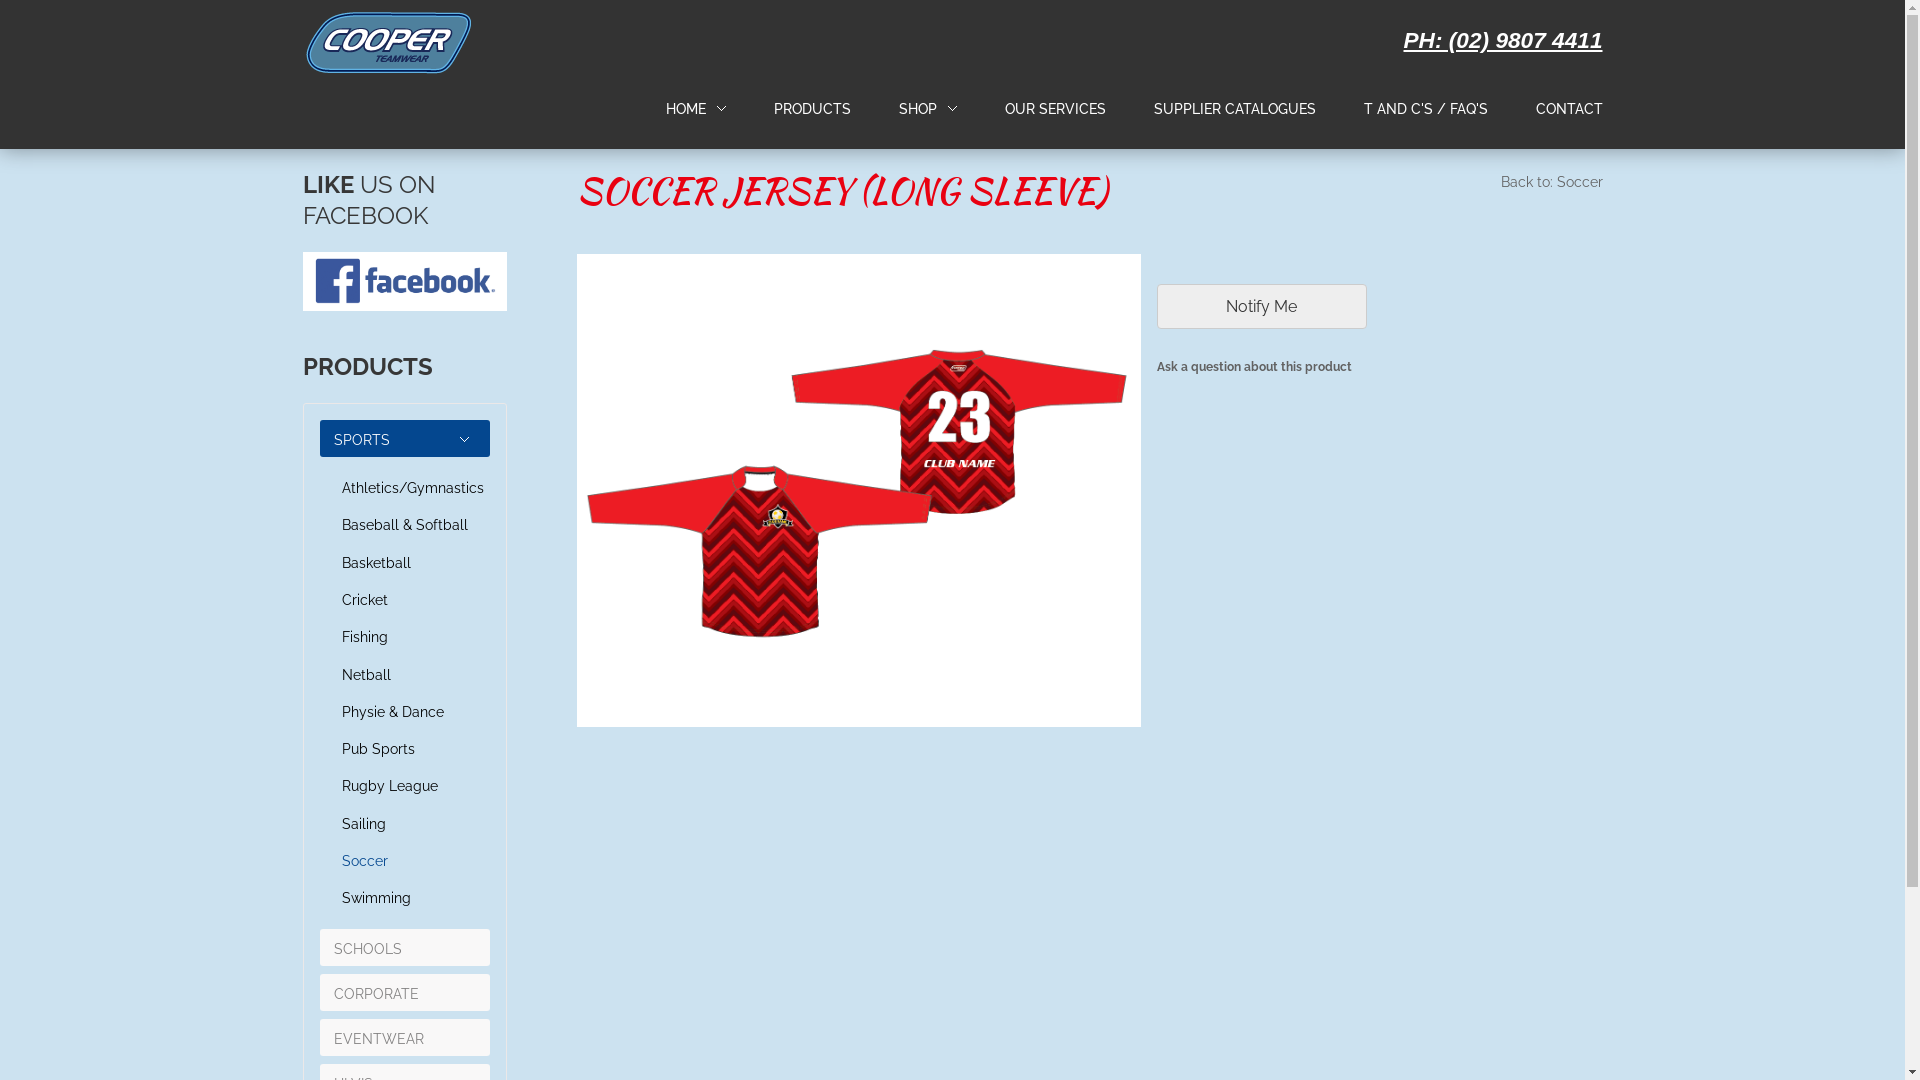  I want to click on 'EVENTWEAR', so click(379, 1037).